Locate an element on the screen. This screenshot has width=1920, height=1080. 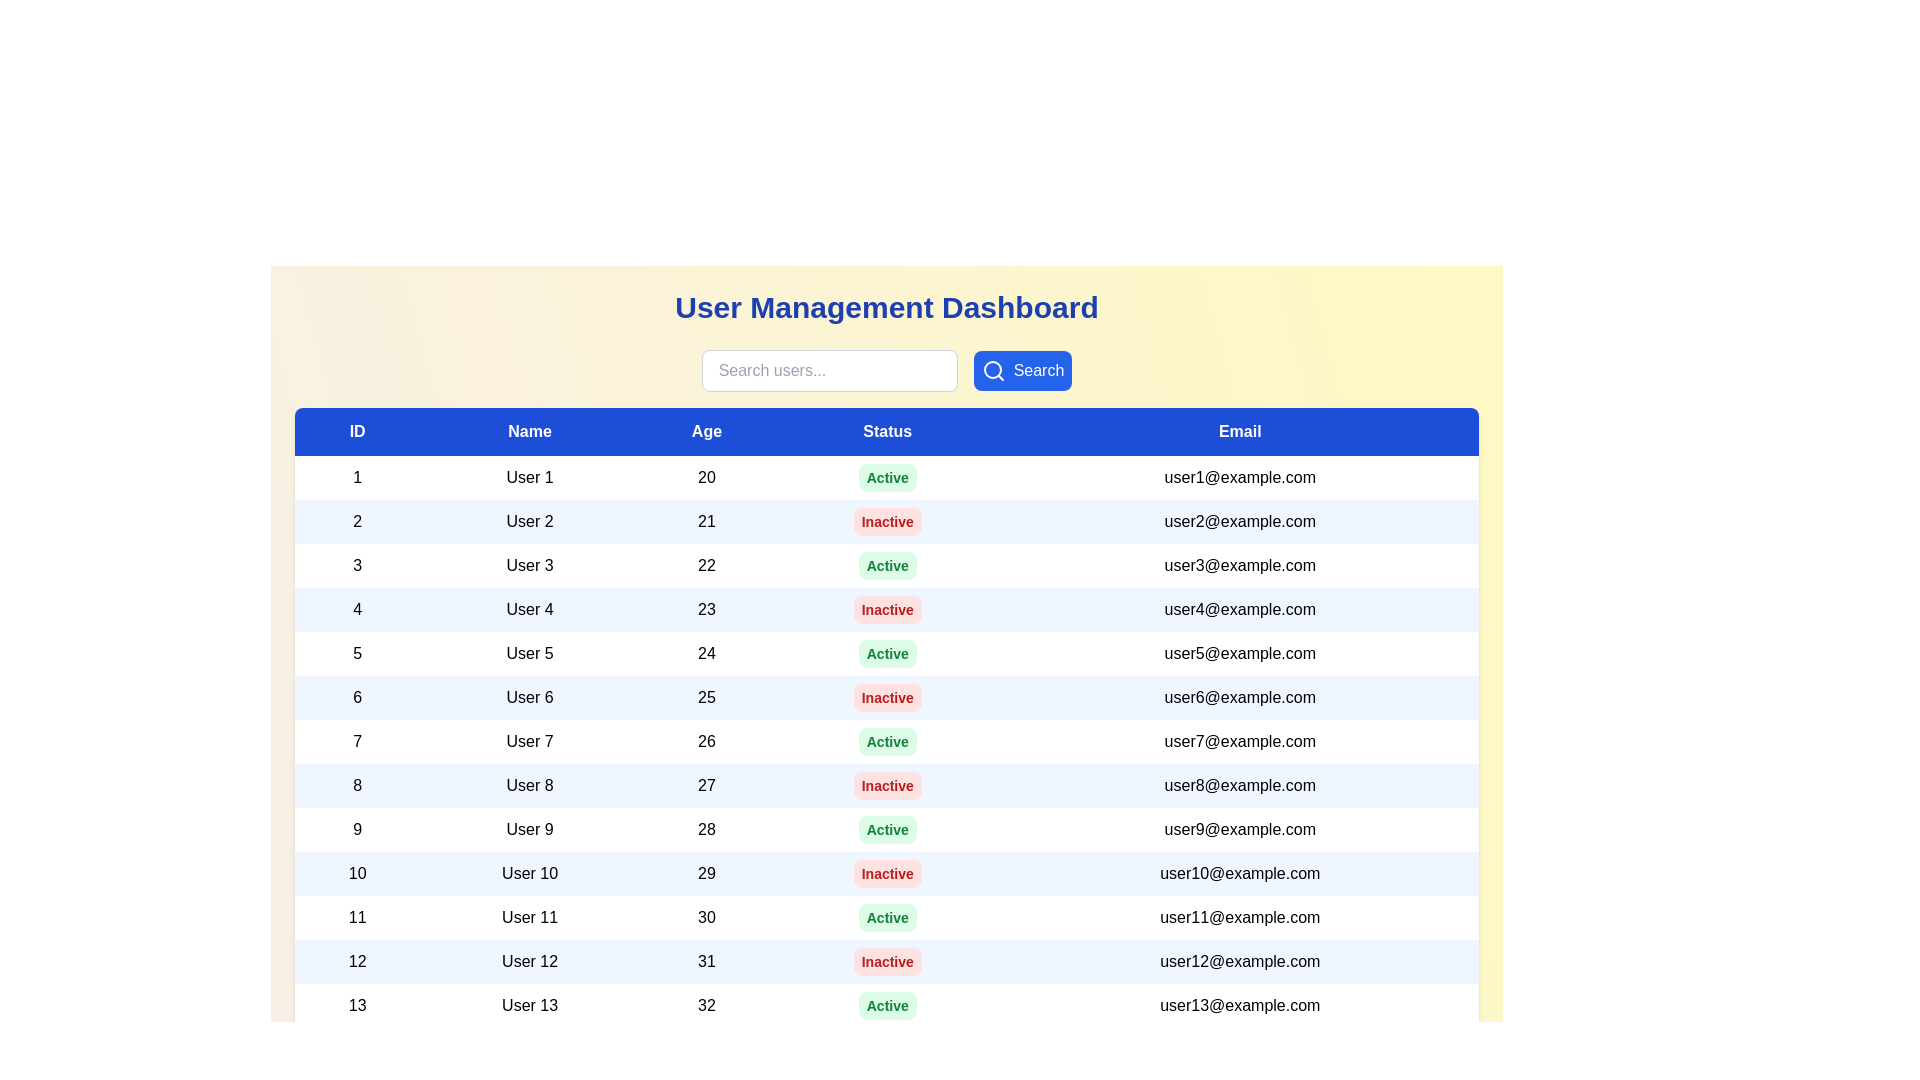
the column header Age to sort the table by that column is located at coordinates (706, 431).